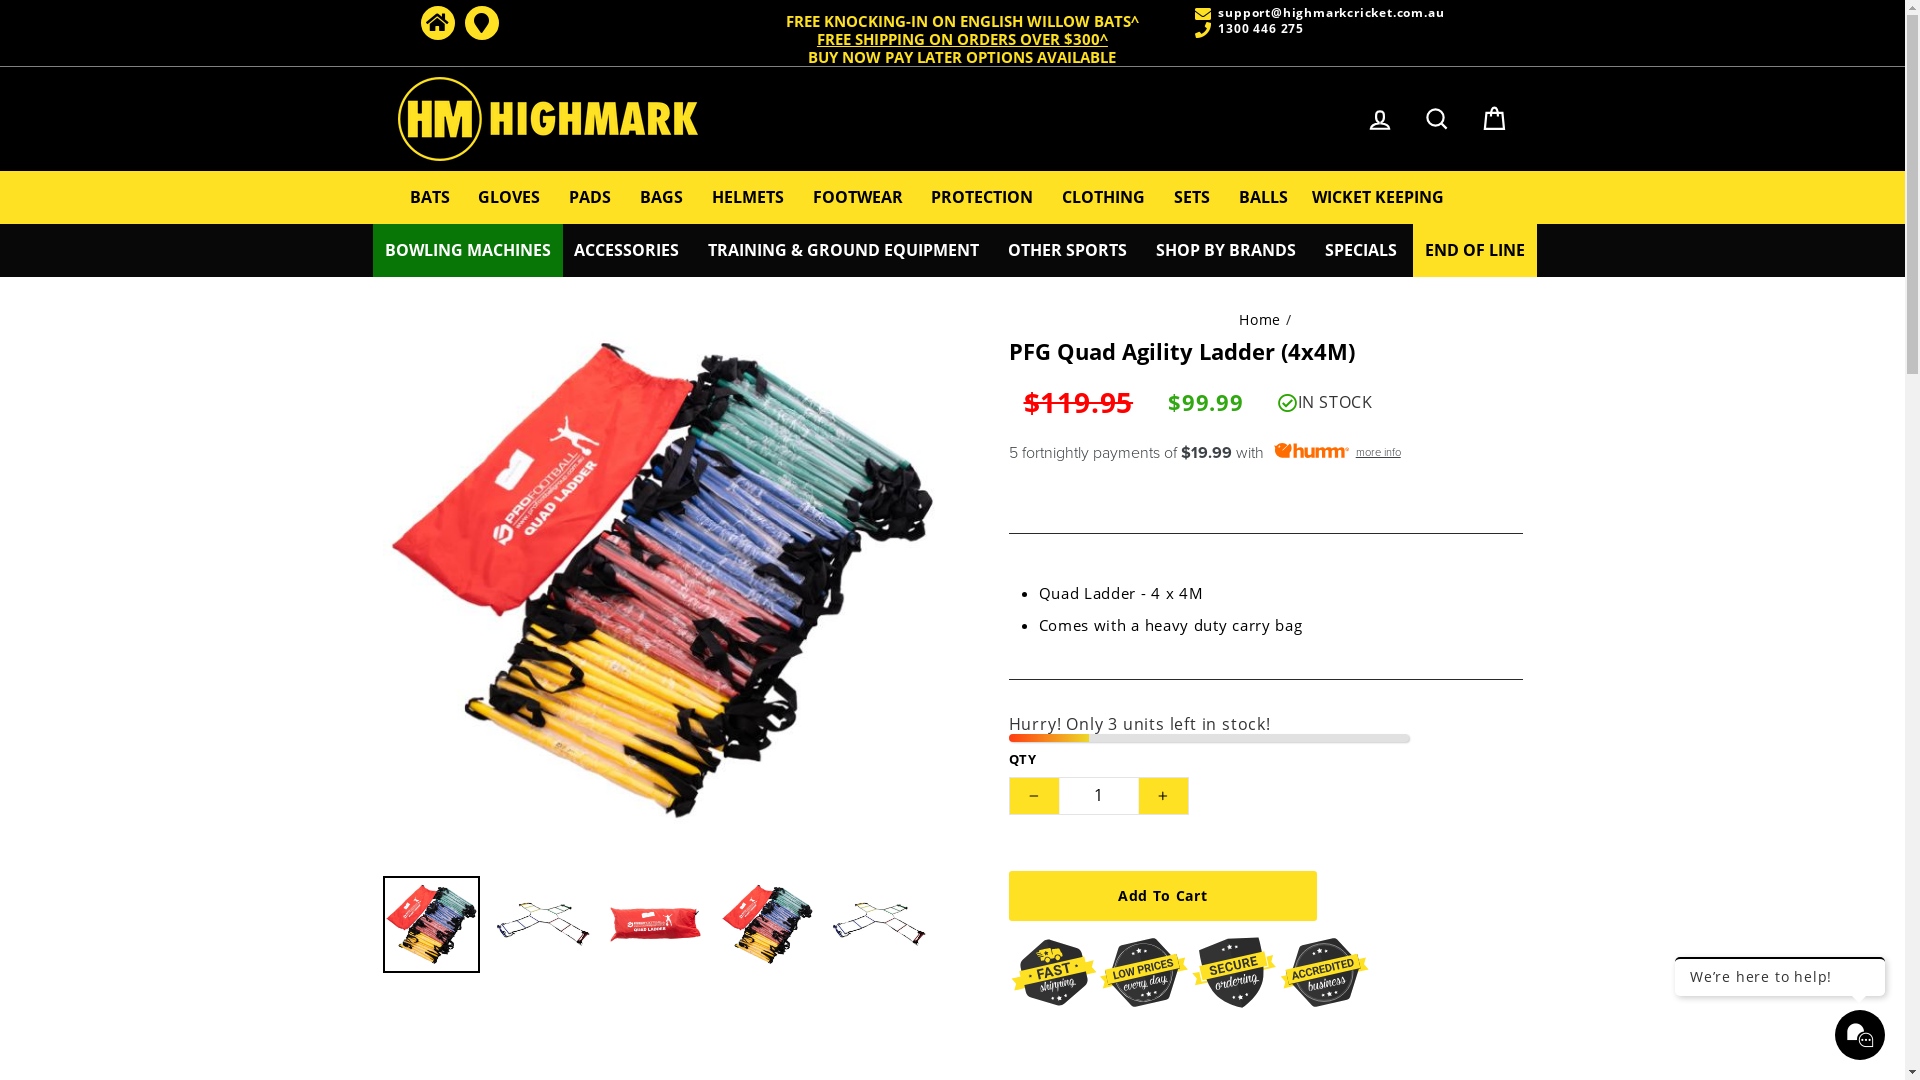  What do you see at coordinates (1435, 119) in the screenshot?
I see `'SEARCH'` at bounding box center [1435, 119].